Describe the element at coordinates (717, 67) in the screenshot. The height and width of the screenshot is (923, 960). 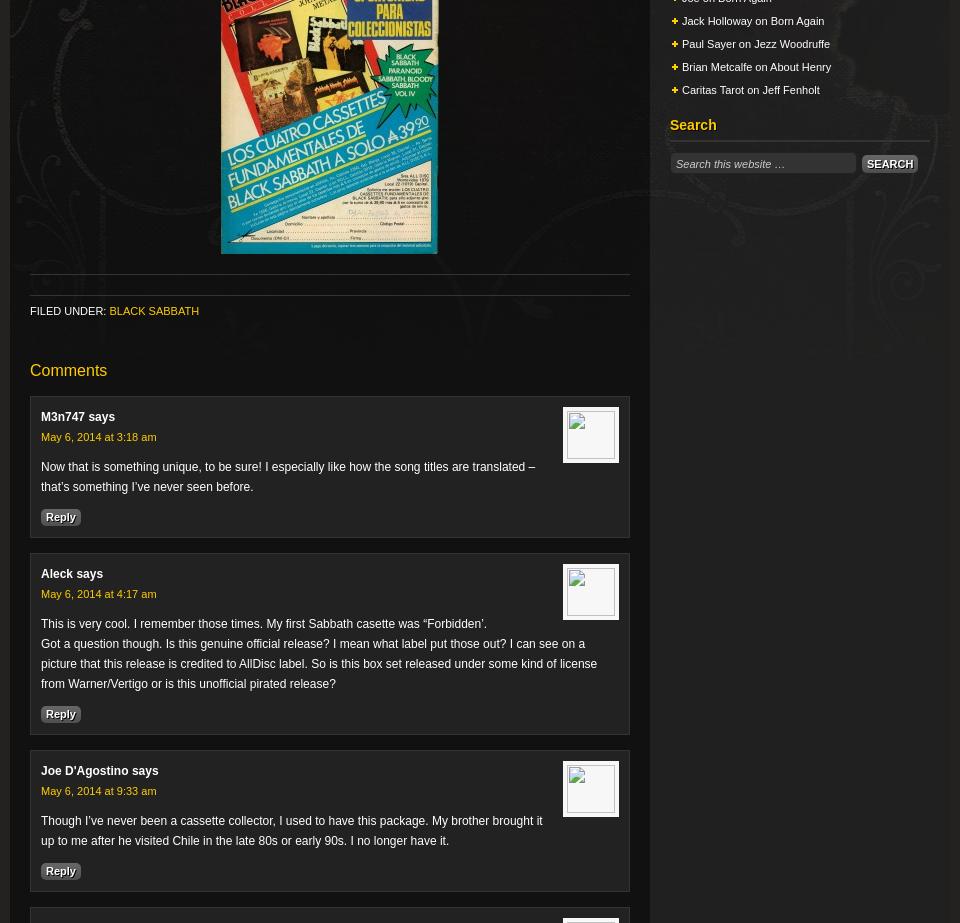
I see `'Brian Metcalfe'` at that location.